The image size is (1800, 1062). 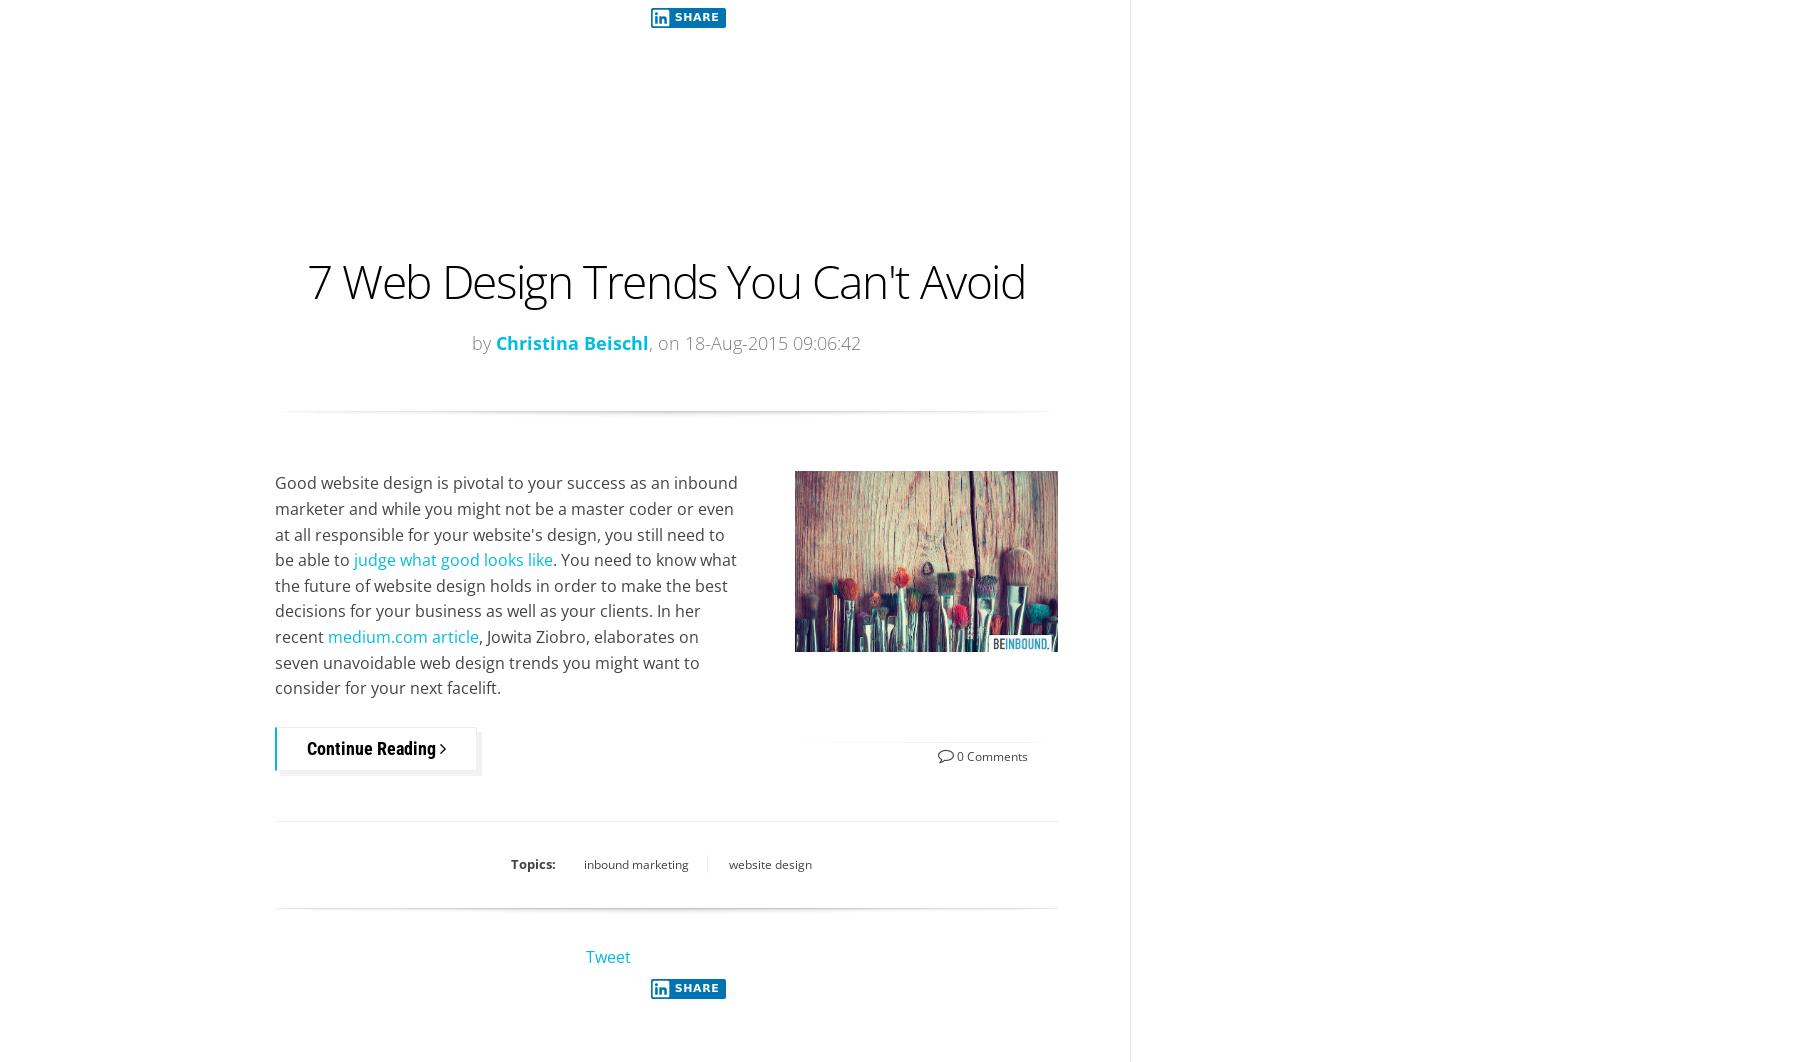 I want to click on ', on 18-Aug-2015 09:06:42', so click(x=753, y=342).